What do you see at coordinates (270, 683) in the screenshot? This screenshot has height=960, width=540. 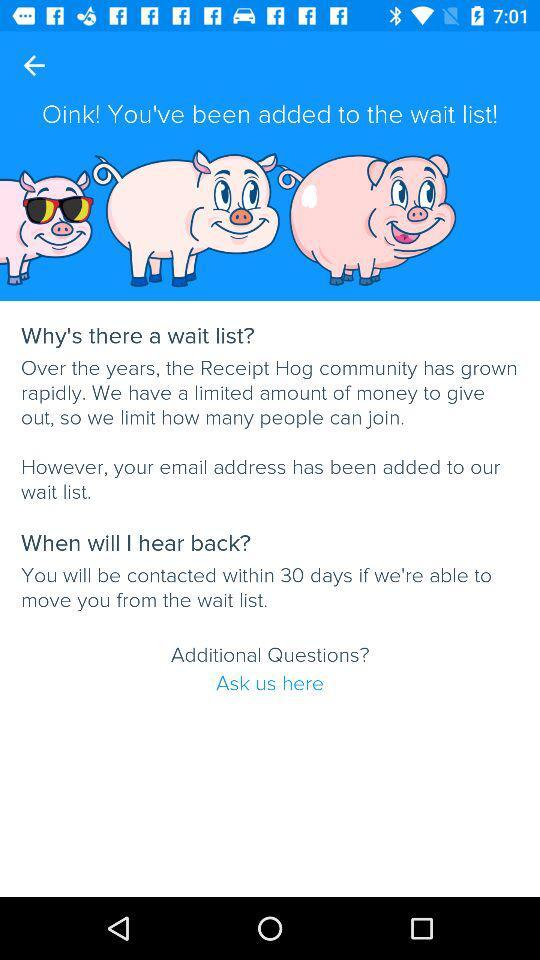 I see `item below additional questions?` at bounding box center [270, 683].